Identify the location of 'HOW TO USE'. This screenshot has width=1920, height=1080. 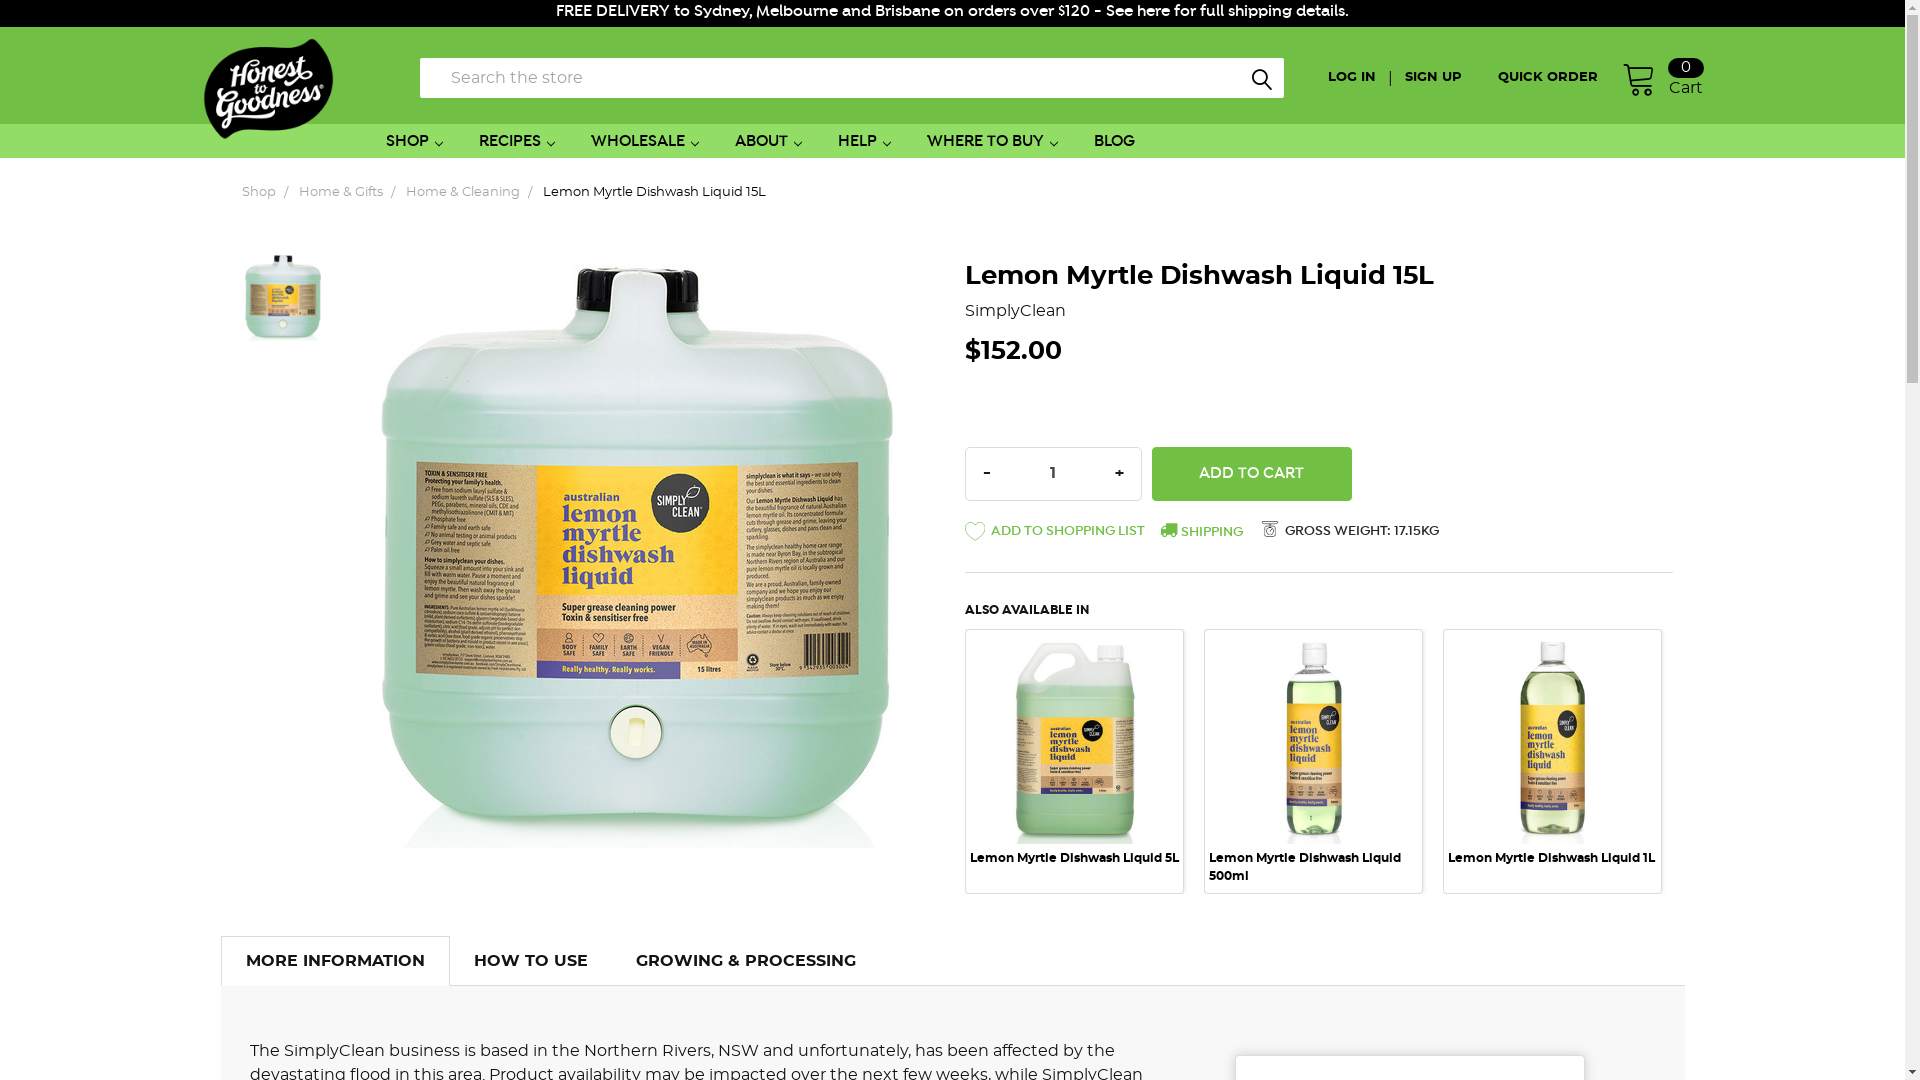
(531, 959).